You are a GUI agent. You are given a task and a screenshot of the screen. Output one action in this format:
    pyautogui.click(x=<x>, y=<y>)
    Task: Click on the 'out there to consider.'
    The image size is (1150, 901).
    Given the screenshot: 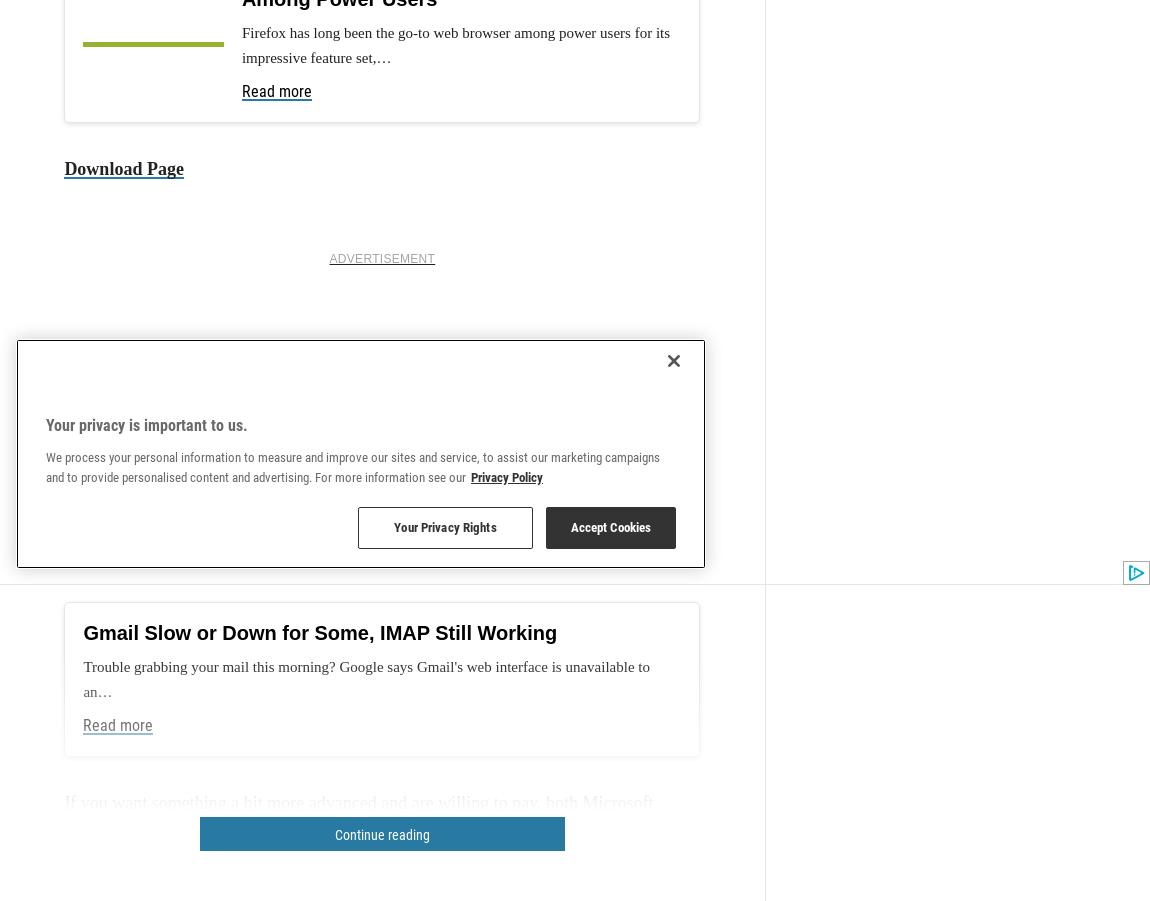 What is the action you would take?
    pyautogui.click(x=266, y=671)
    